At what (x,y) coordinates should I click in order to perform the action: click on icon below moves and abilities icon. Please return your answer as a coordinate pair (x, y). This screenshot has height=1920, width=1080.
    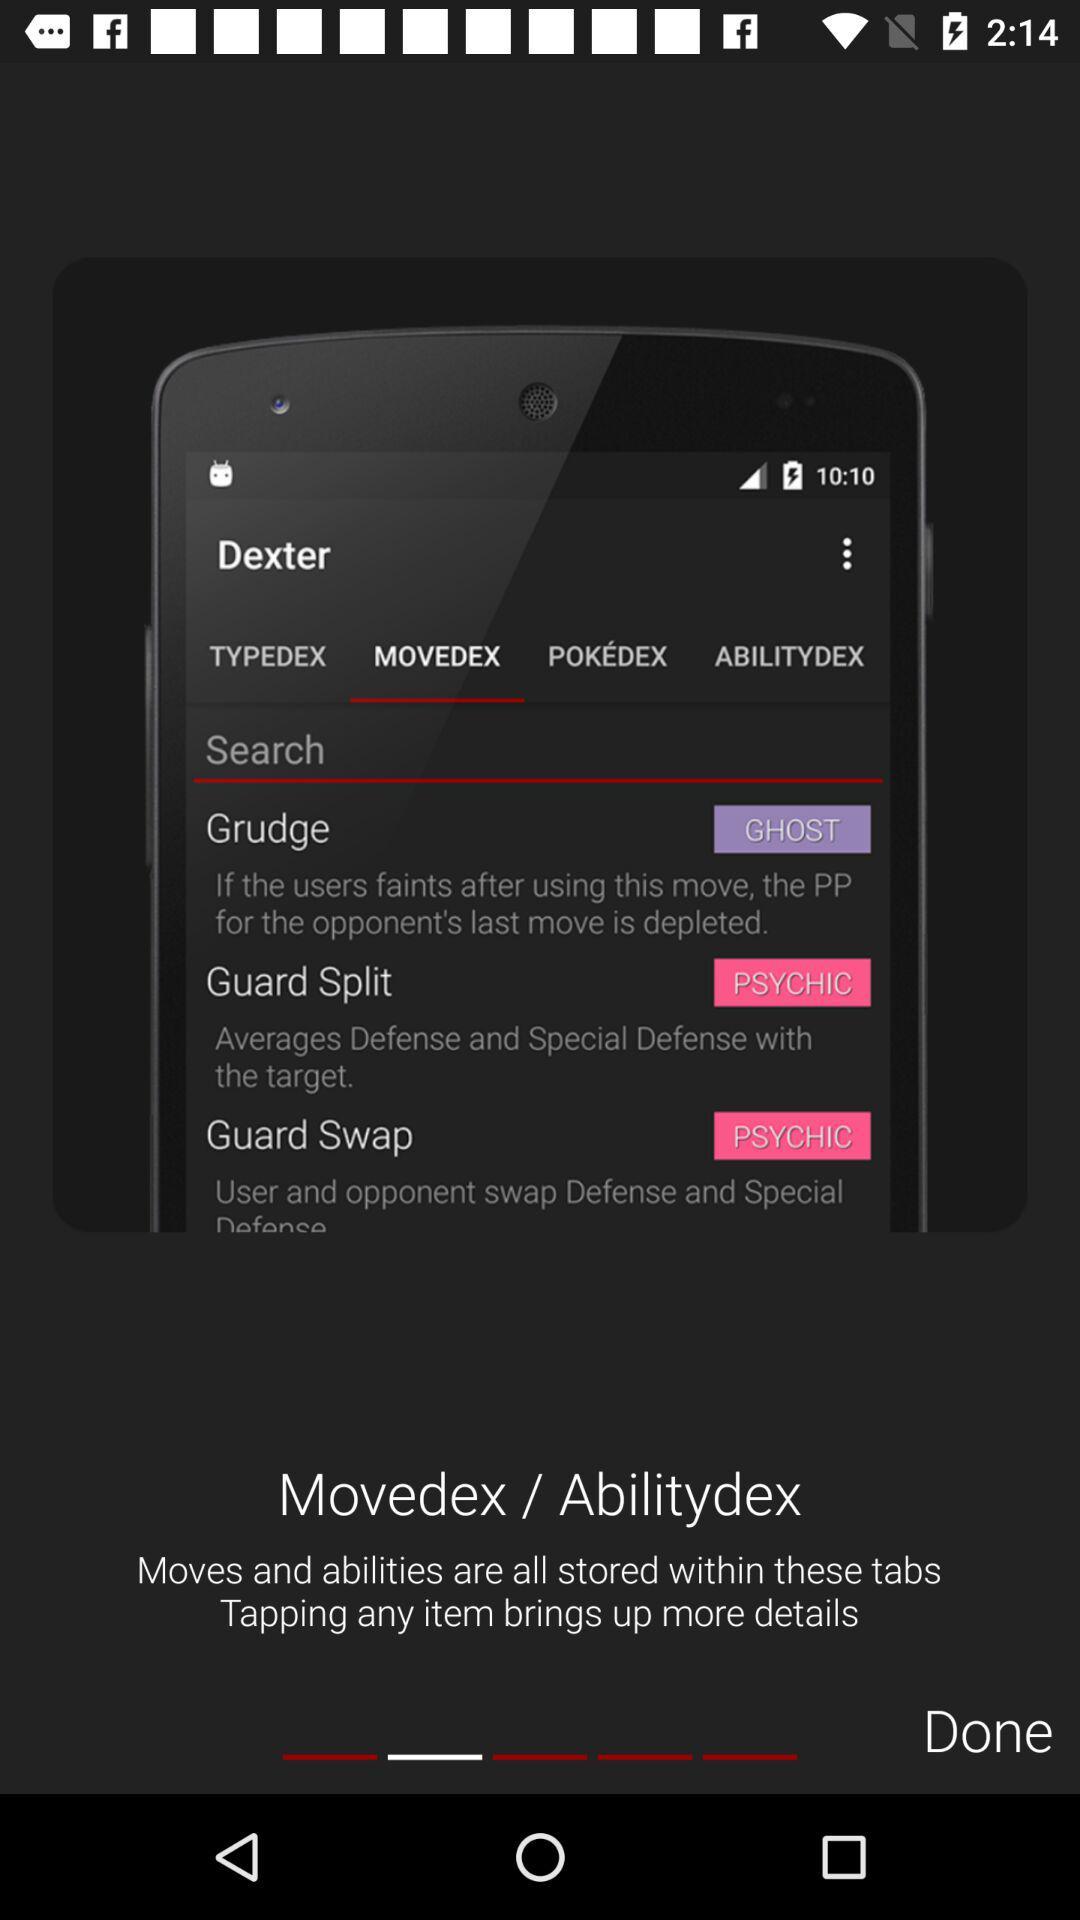
    Looking at the image, I should click on (644, 1756).